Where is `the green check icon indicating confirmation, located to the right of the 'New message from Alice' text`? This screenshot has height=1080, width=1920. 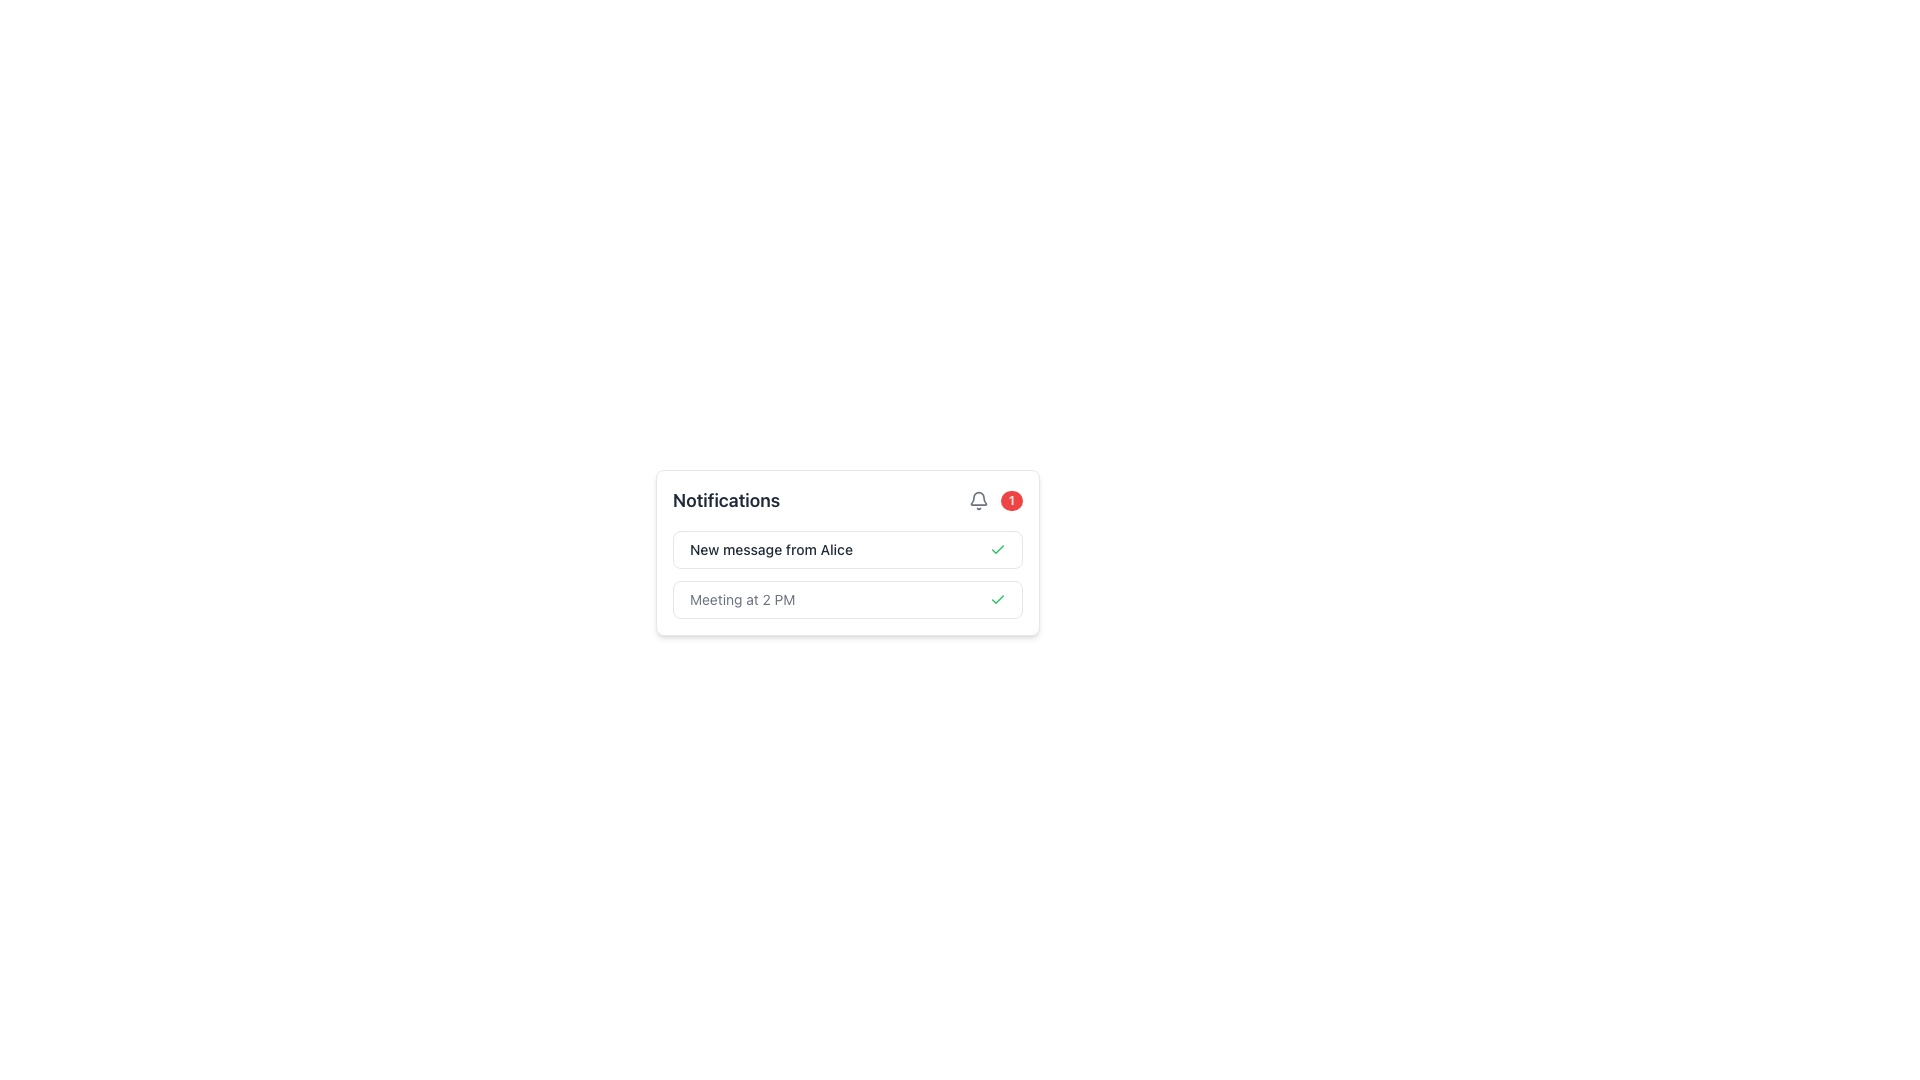
the green check icon indicating confirmation, located to the right of the 'New message from Alice' text is located at coordinates (998, 550).